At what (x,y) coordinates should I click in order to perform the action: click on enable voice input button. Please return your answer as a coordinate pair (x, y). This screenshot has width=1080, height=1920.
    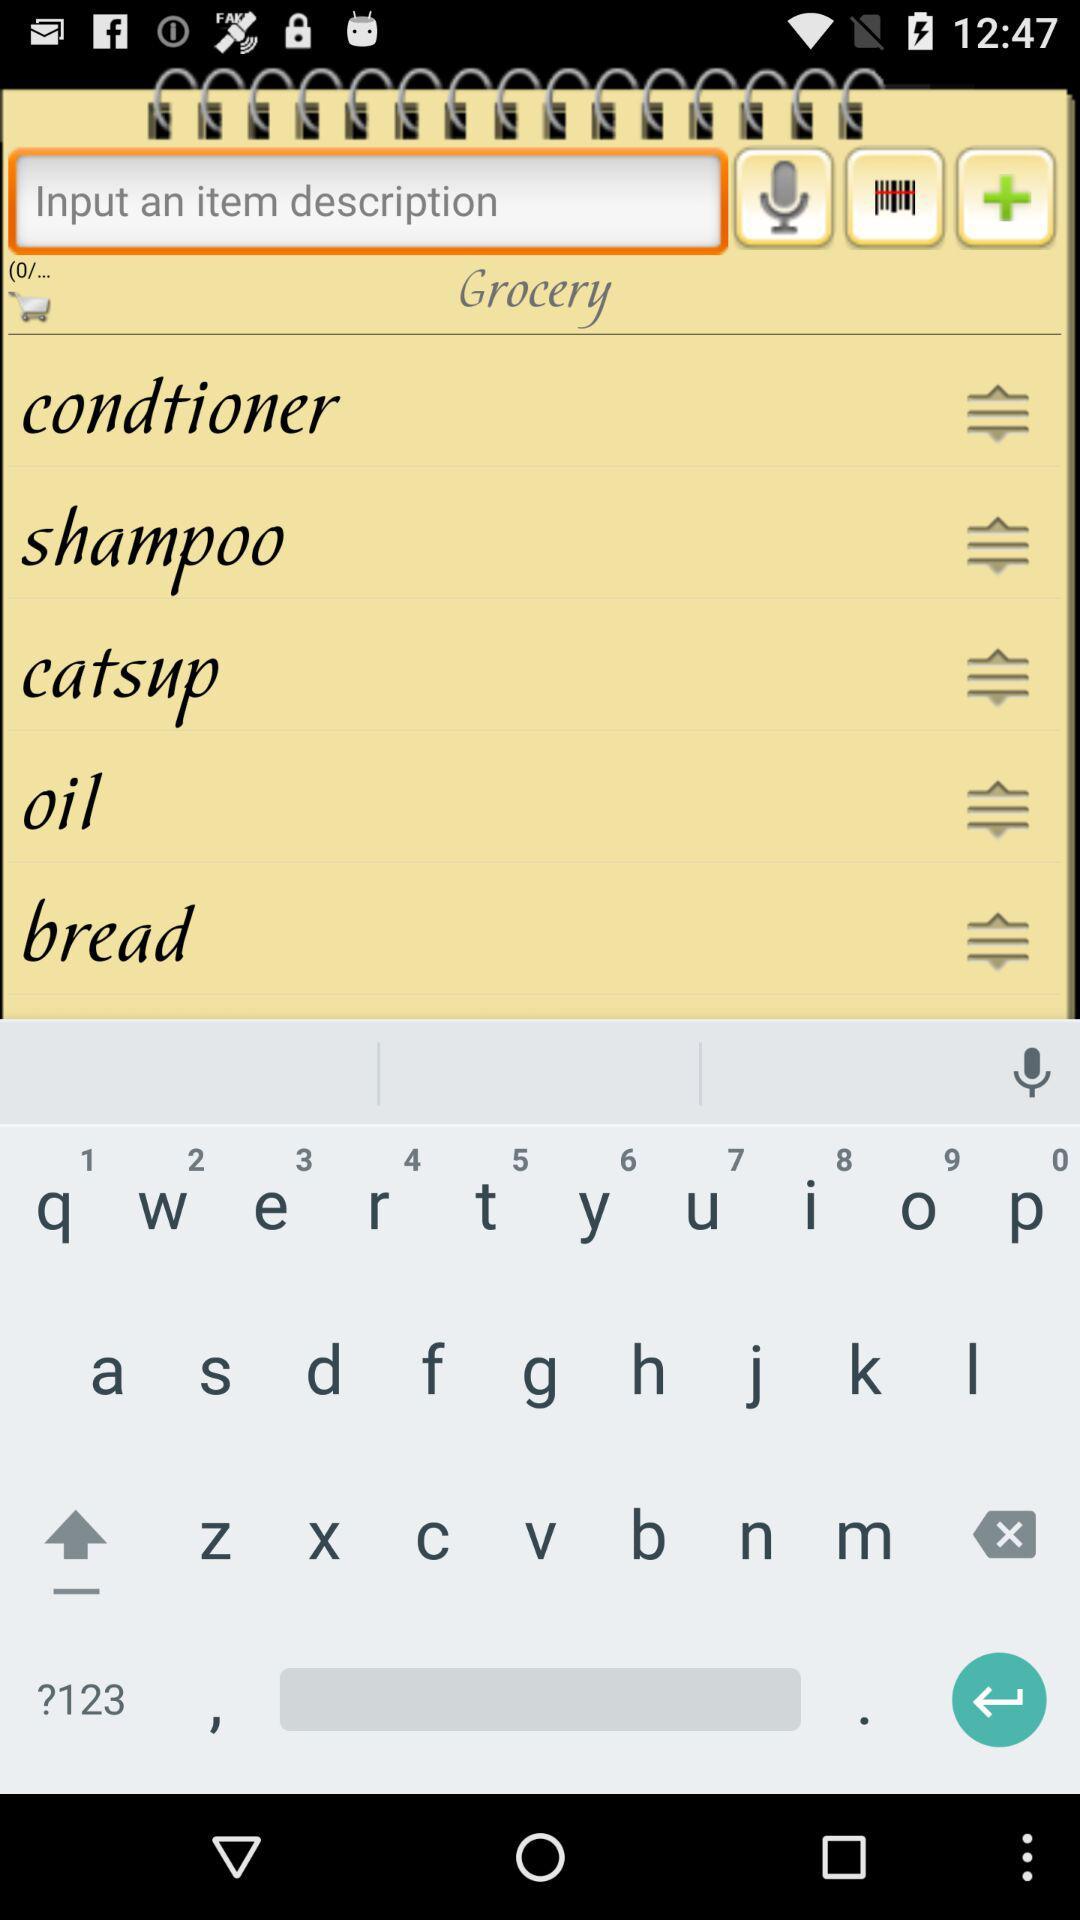
    Looking at the image, I should click on (782, 197).